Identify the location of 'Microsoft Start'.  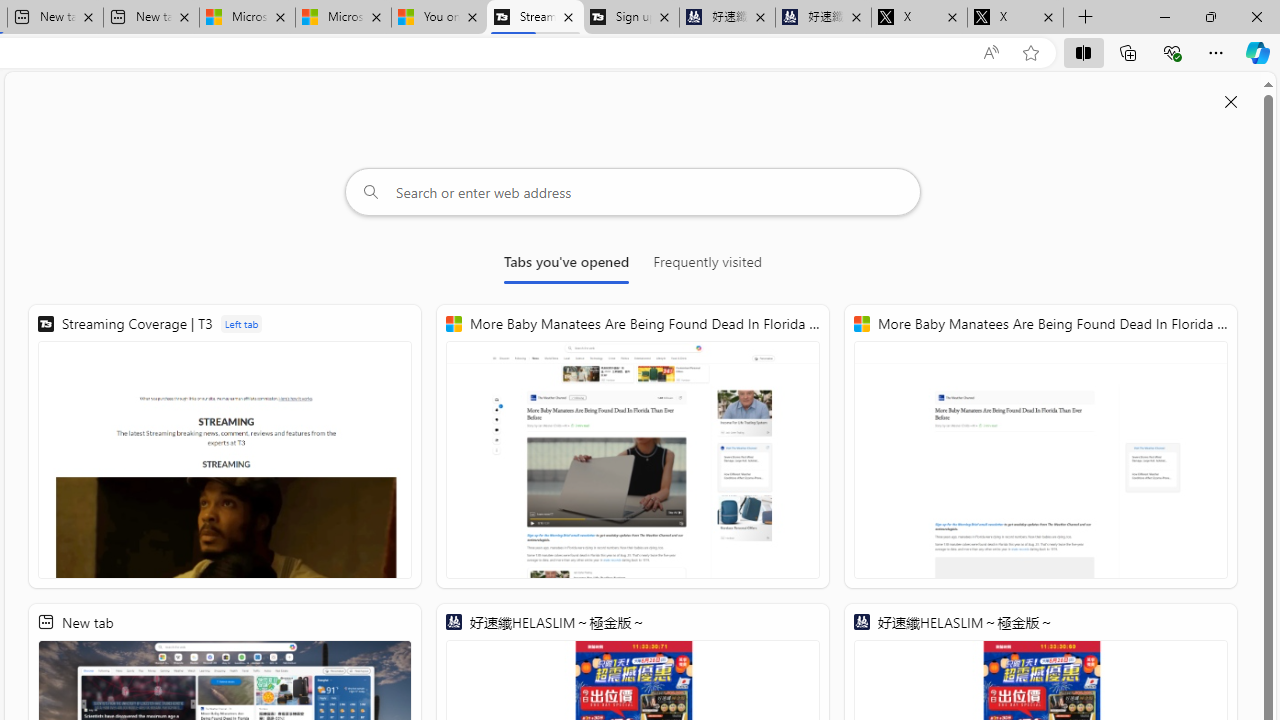
(343, 17).